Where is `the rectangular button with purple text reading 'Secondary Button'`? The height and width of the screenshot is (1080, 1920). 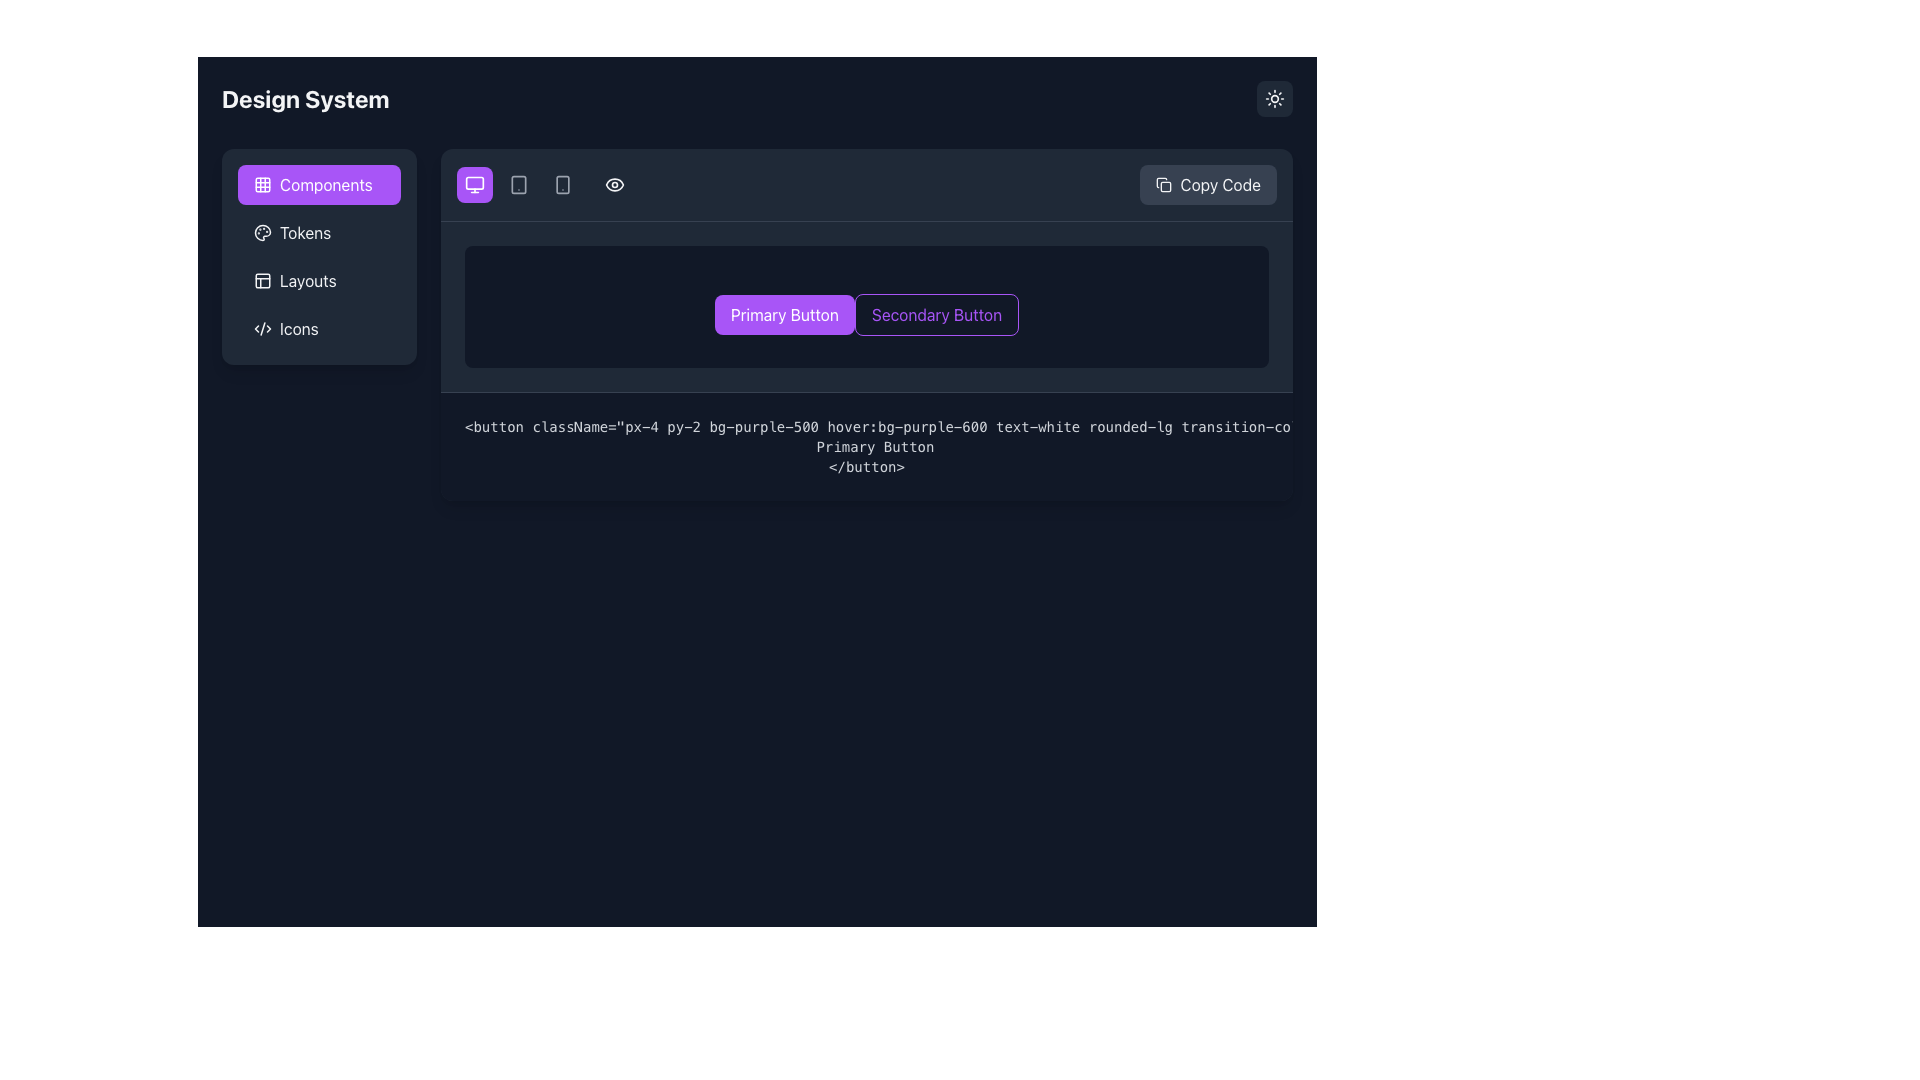 the rectangular button with purple text reading 'Secondary Button' is located at coordinates (867, 323).